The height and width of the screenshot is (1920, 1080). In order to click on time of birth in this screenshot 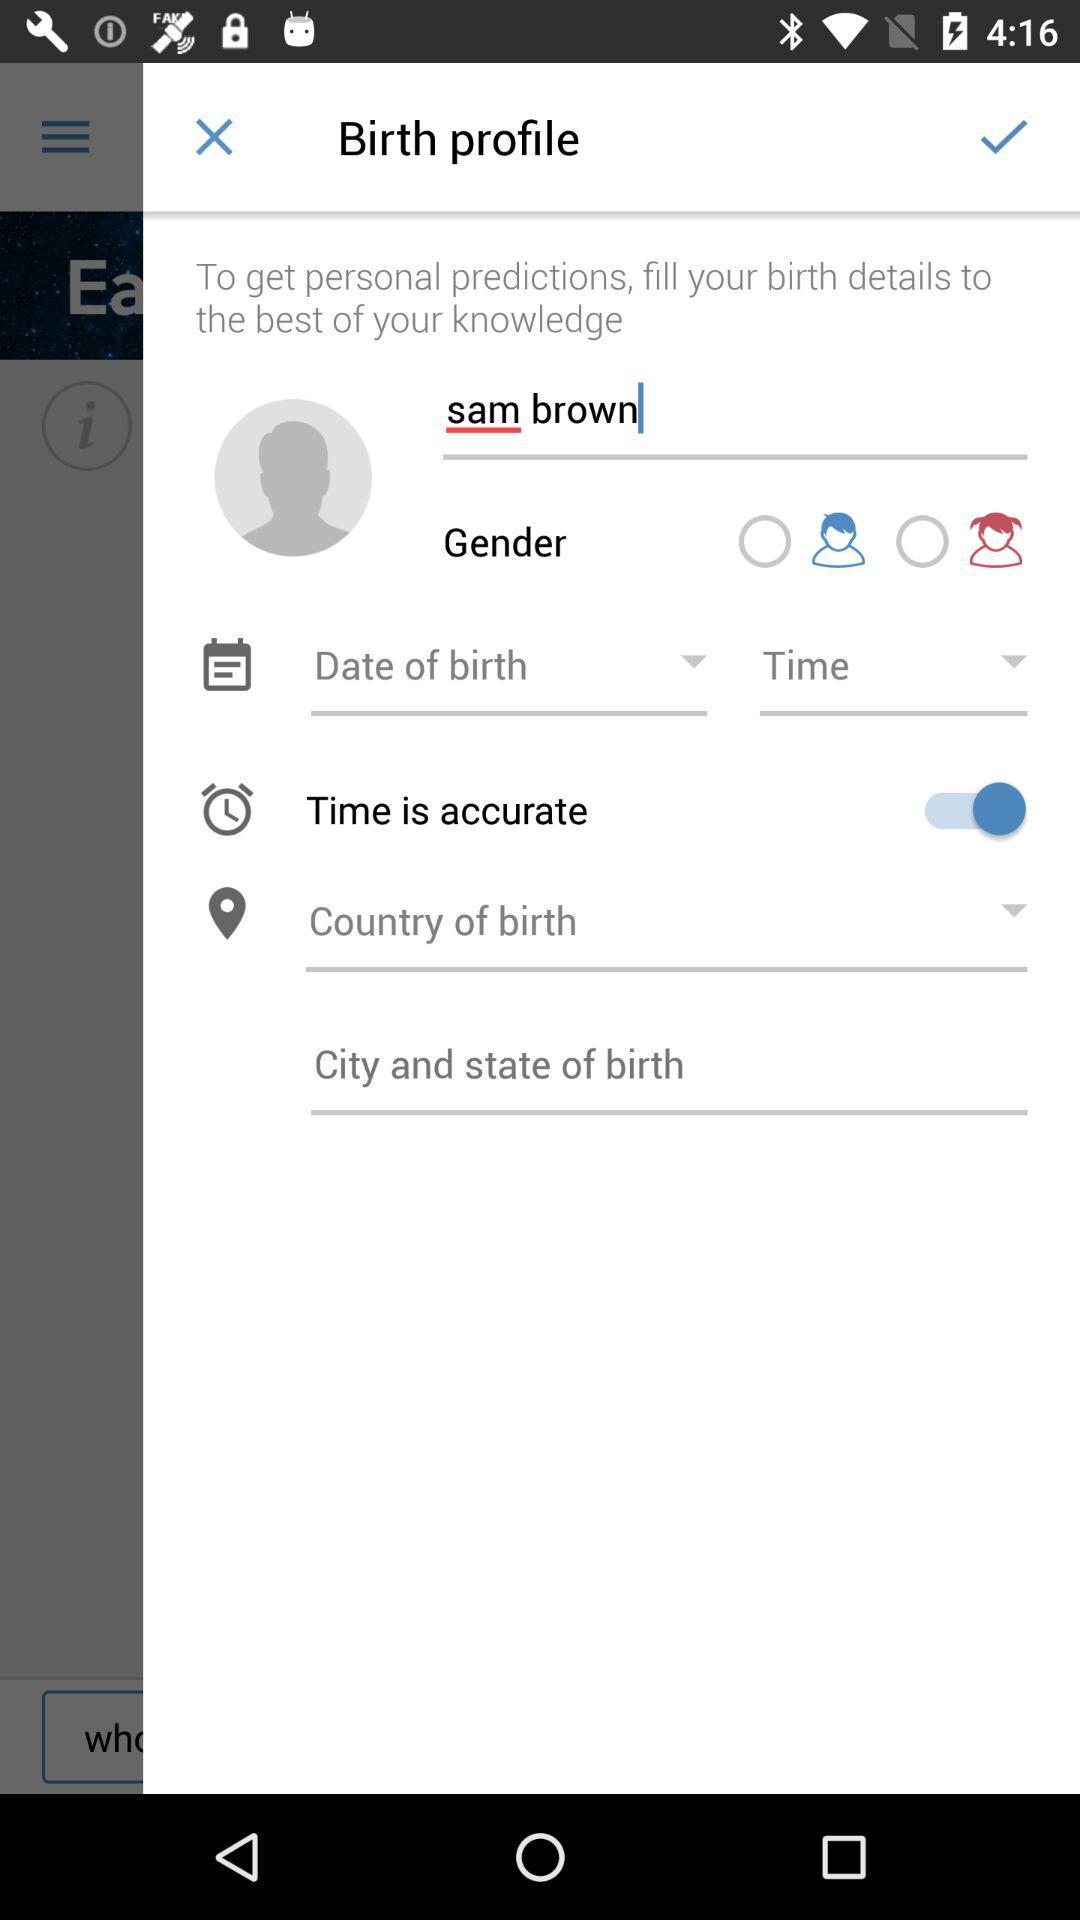, I will do `click(892, 664)`.